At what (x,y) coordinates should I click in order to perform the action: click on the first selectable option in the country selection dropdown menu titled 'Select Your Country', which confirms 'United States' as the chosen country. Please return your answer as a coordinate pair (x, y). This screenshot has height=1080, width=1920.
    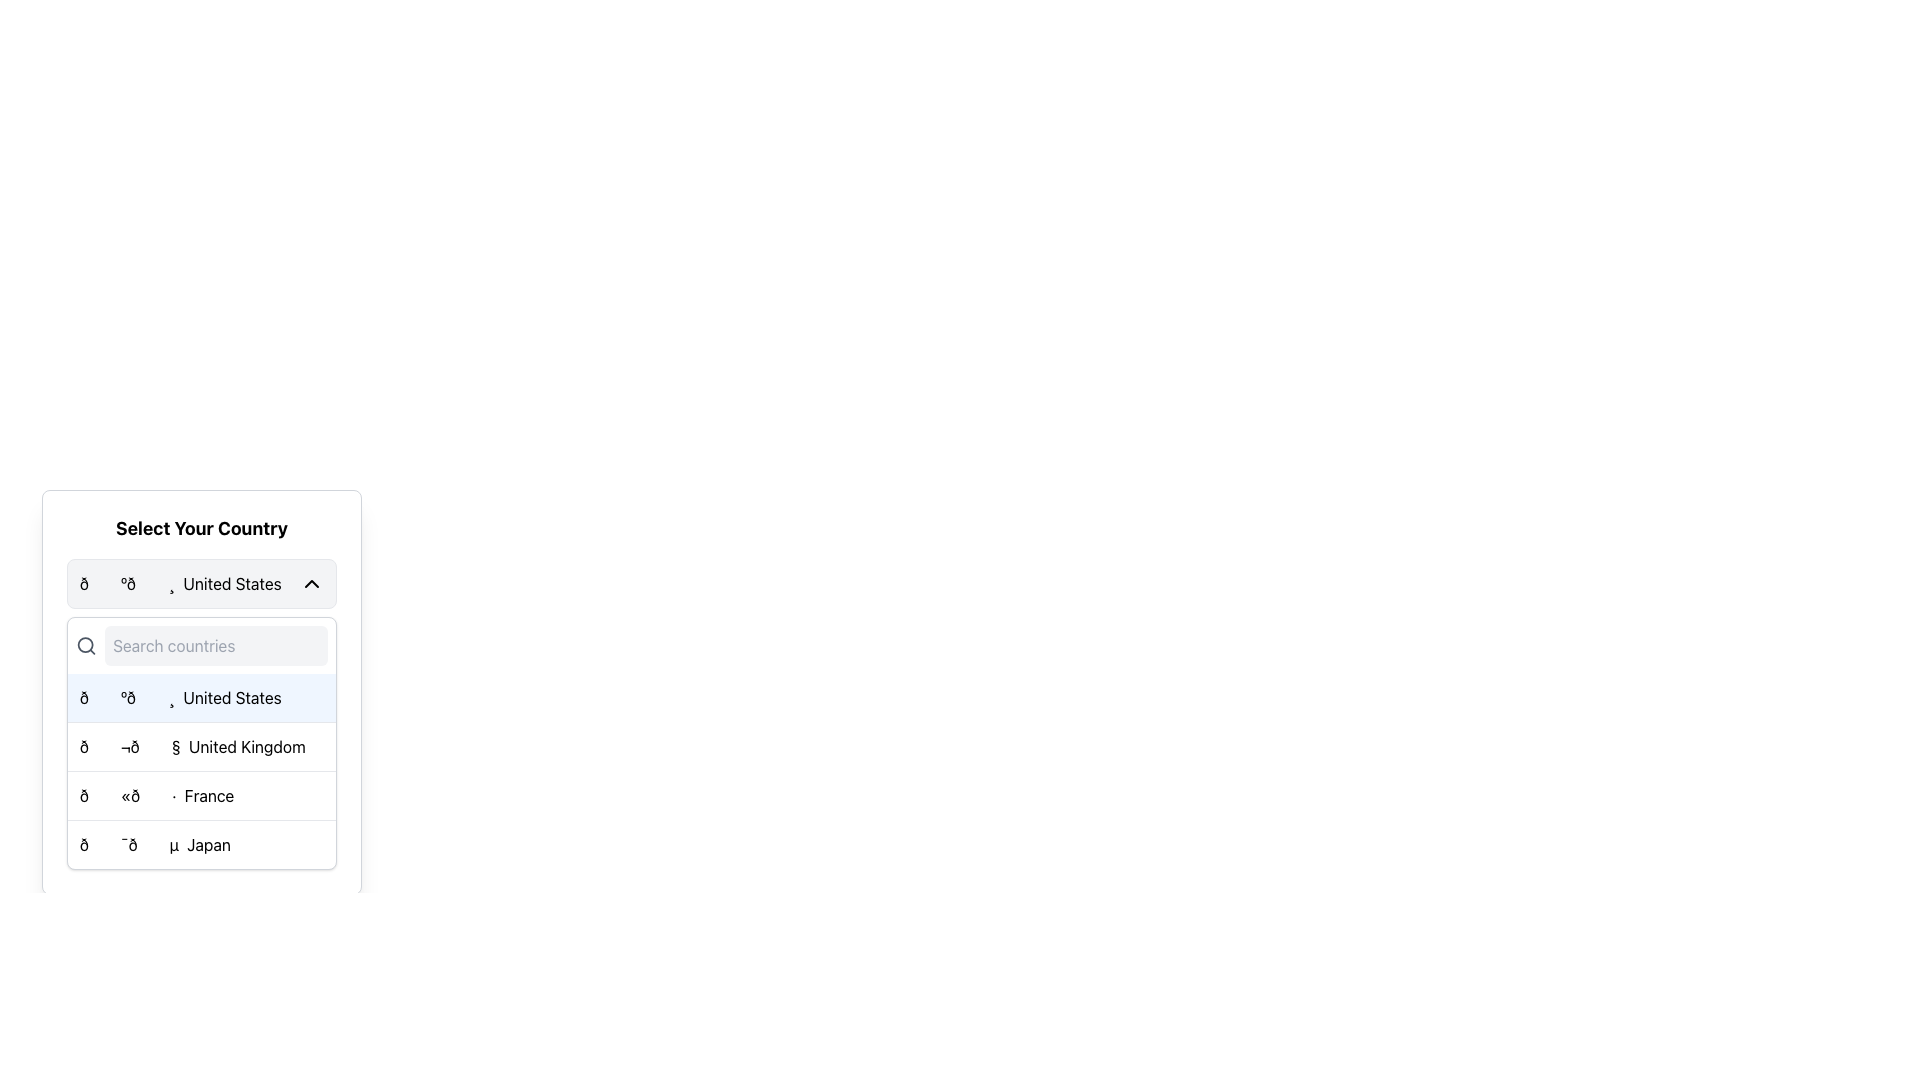
    Looking at the image, I should click on (201, 697).